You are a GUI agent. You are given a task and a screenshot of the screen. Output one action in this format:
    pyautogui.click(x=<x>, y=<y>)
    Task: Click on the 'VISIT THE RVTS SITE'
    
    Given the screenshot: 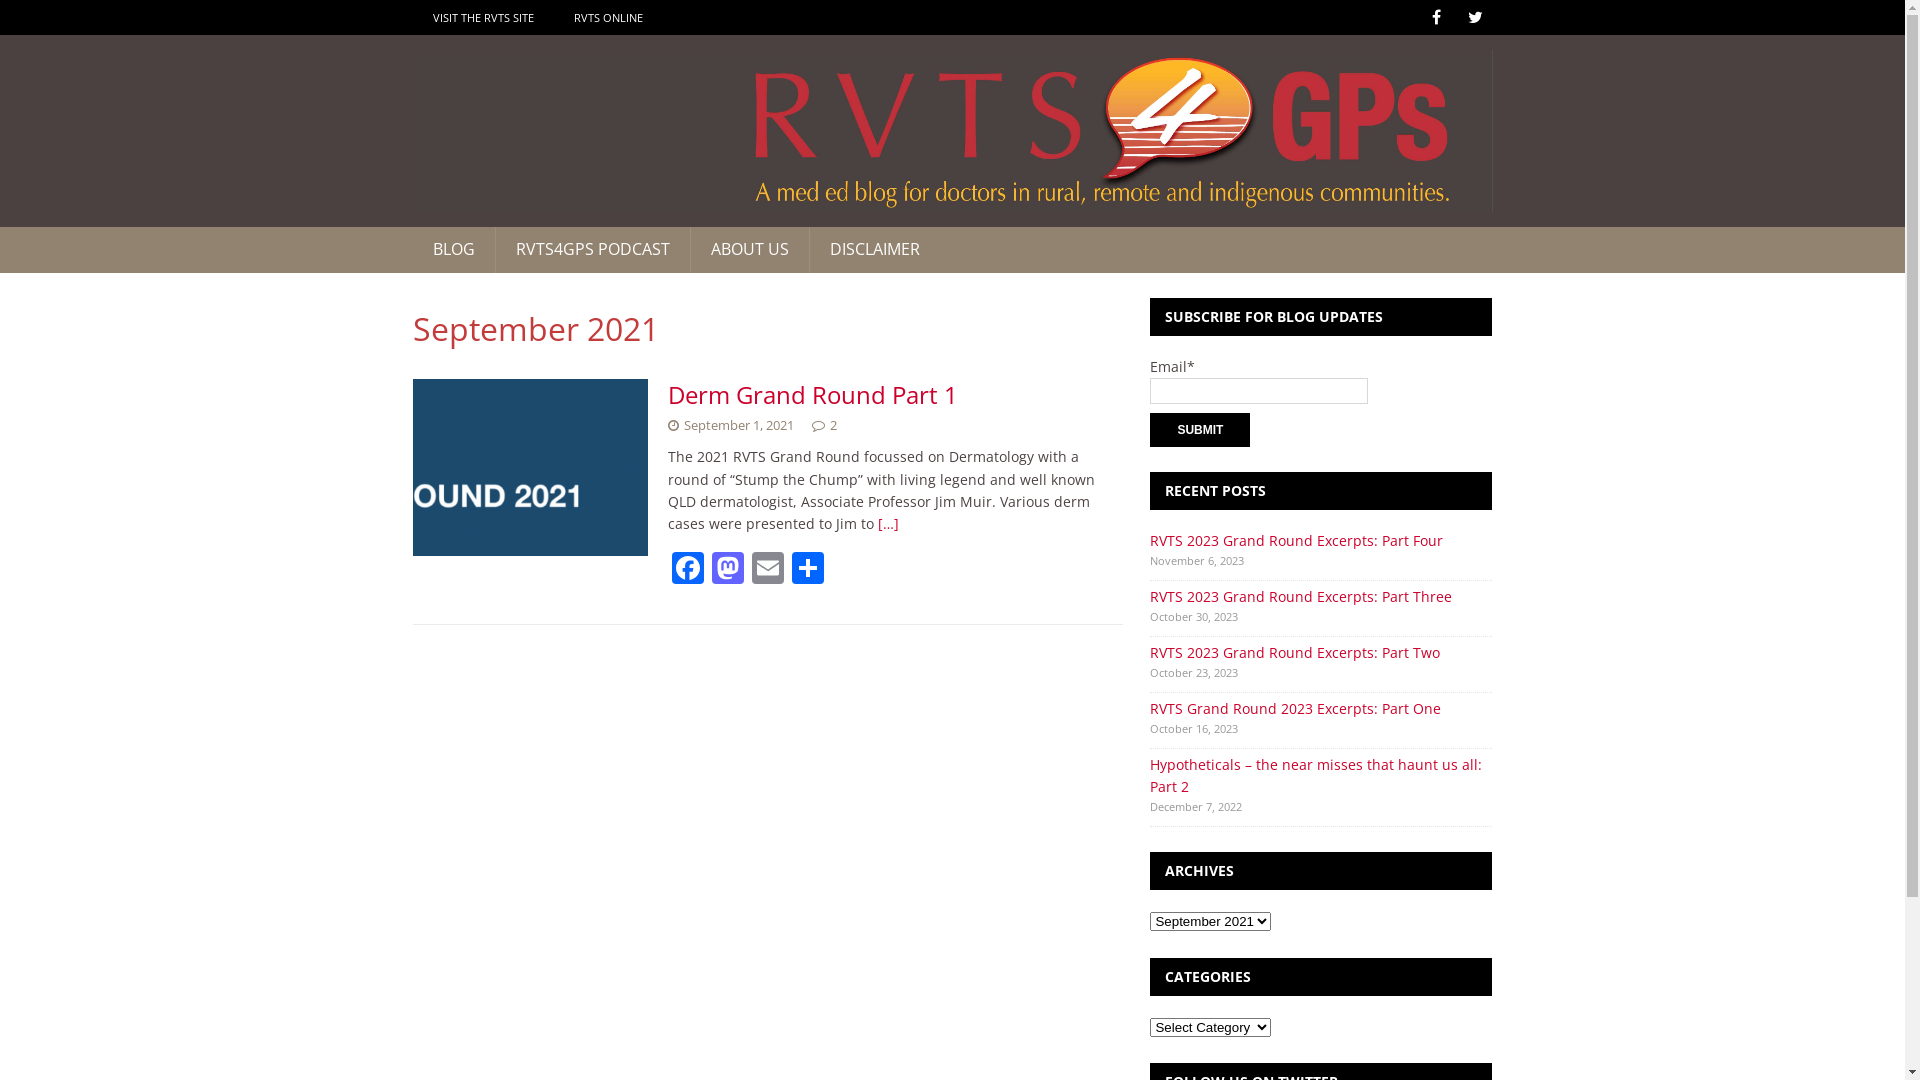 What is the action you would take?
    pyautogui.click(x=482, y=17)
    